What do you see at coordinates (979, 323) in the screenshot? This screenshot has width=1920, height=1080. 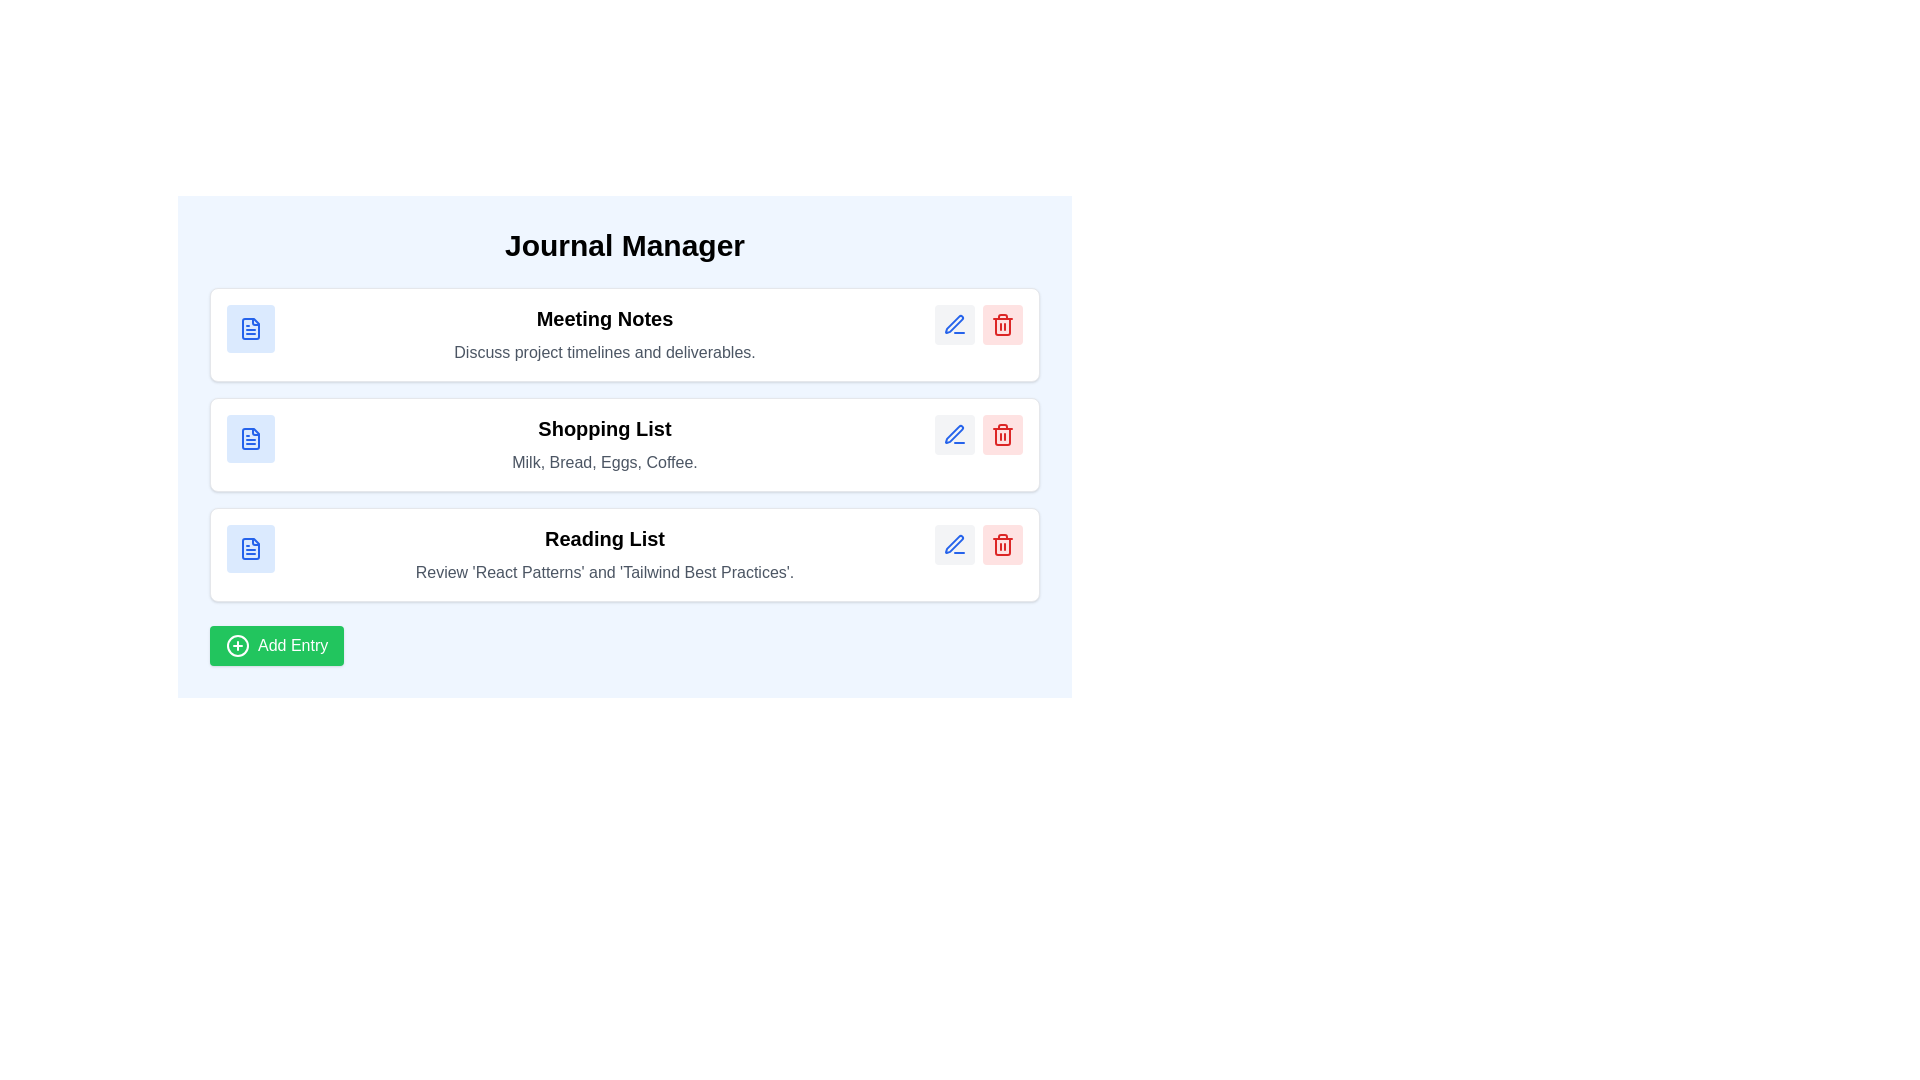 I see `the red trash icon located within a pale red rounded square in the Grouped action controls at the top right of the 'Meeting Notes' card` at bounding box center [979, 323].